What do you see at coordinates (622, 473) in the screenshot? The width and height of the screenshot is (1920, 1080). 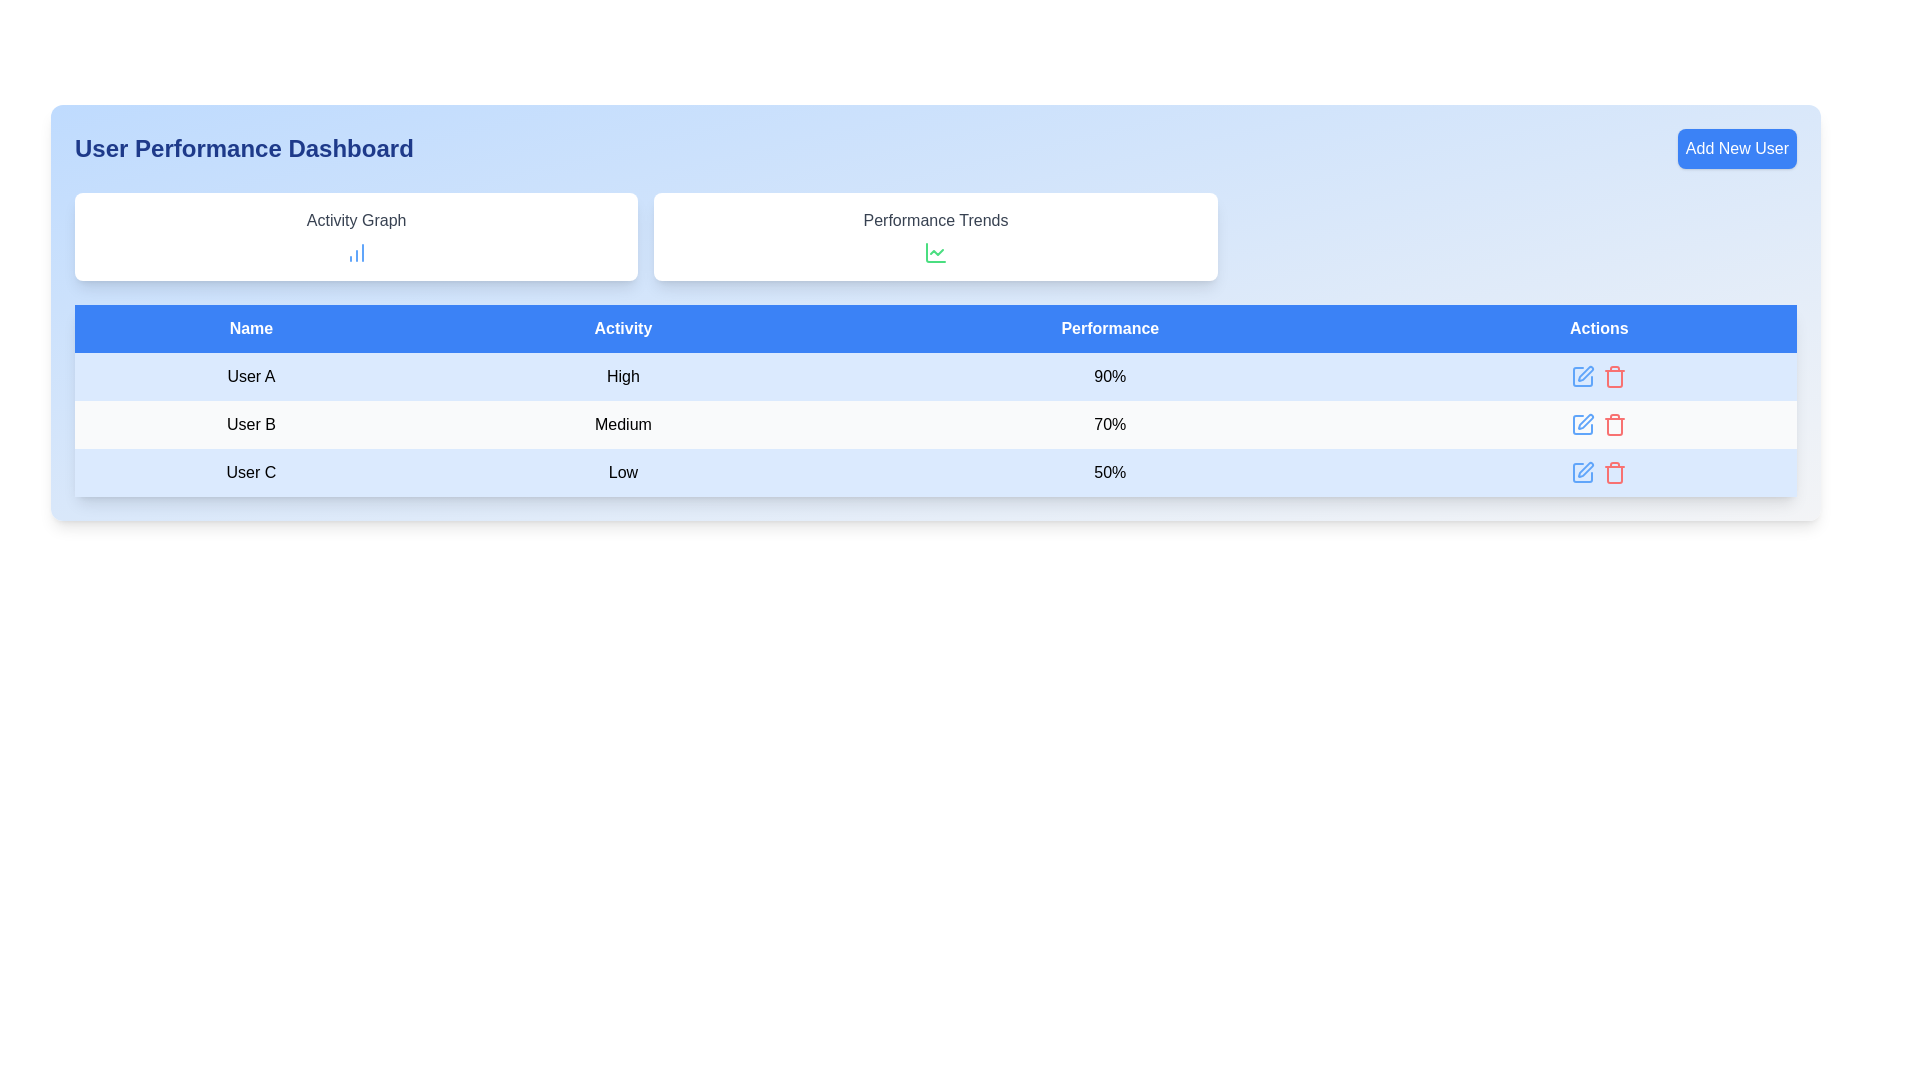 I see `the static text label displaying 'Low' in the second column of the row labeled 'User C'` at bounding box center [622, 473].